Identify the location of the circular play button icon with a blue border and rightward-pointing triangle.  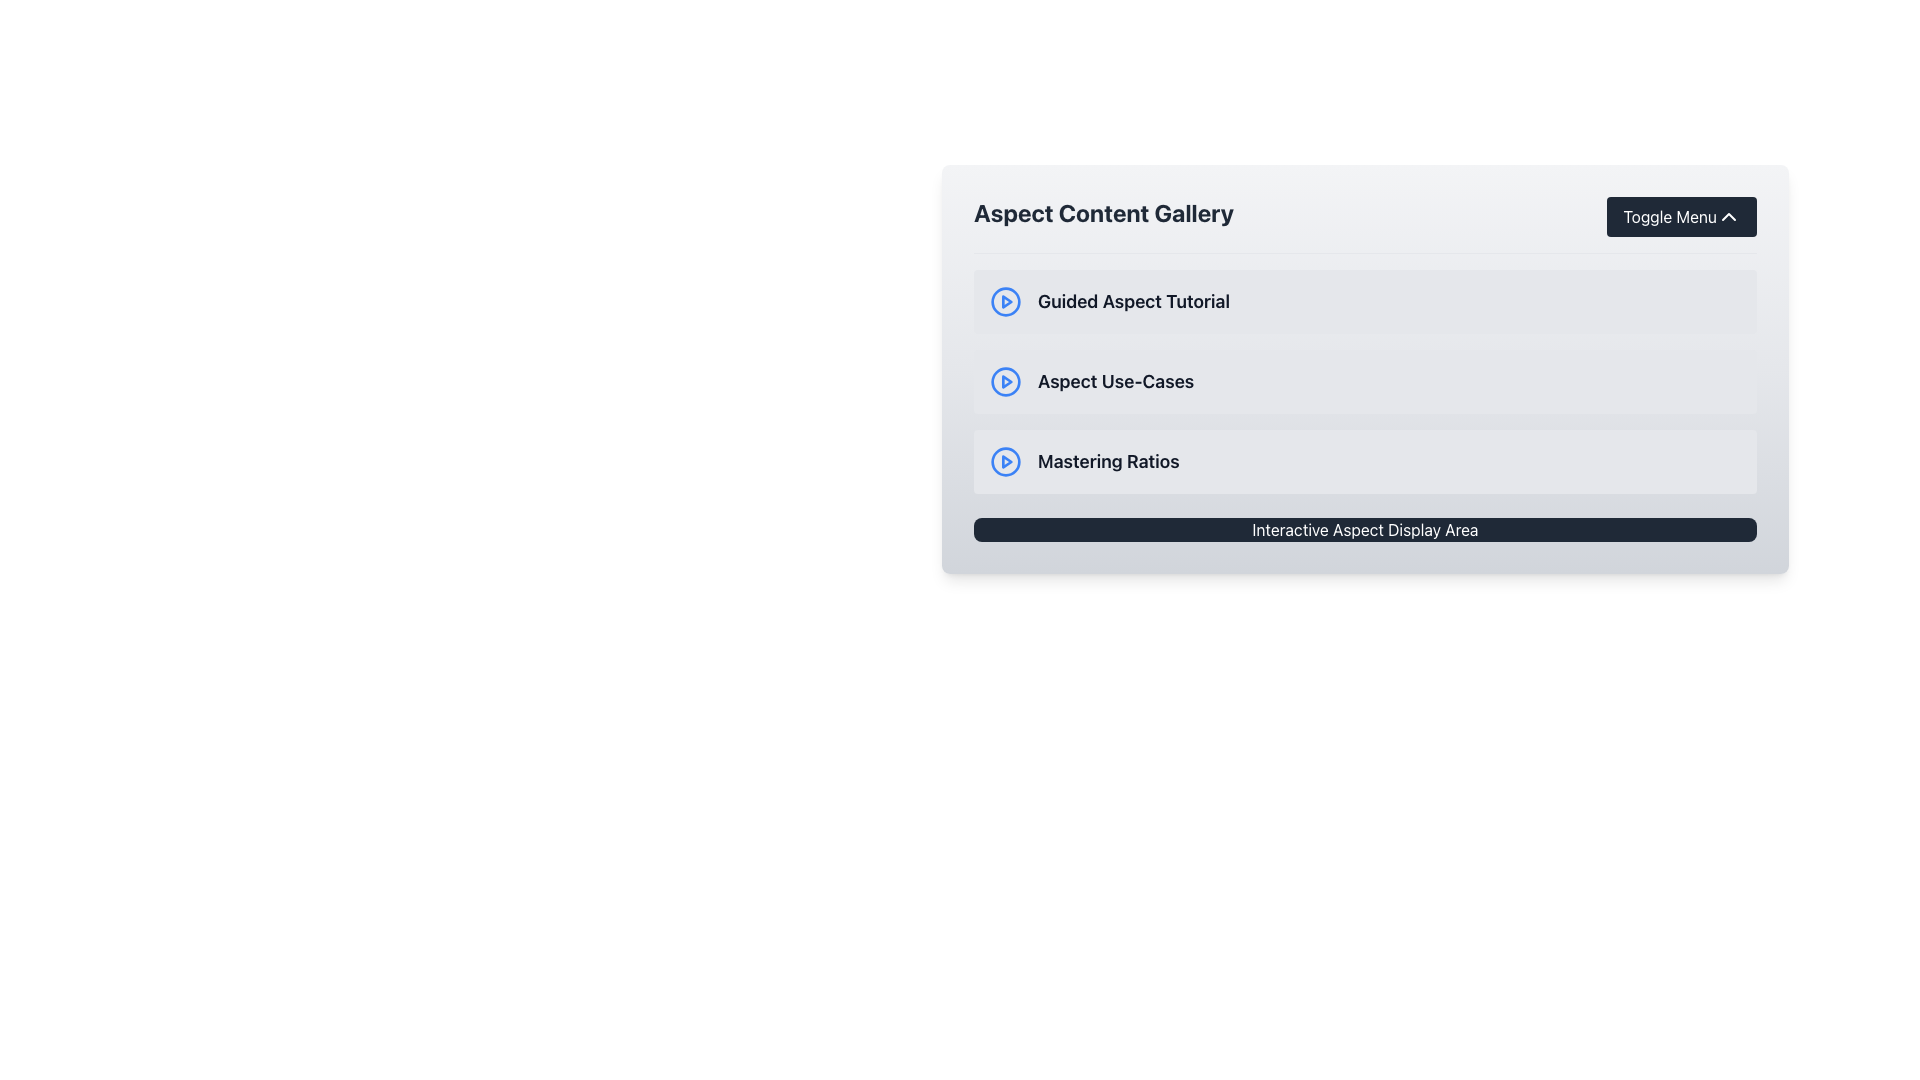
(1006, 381).